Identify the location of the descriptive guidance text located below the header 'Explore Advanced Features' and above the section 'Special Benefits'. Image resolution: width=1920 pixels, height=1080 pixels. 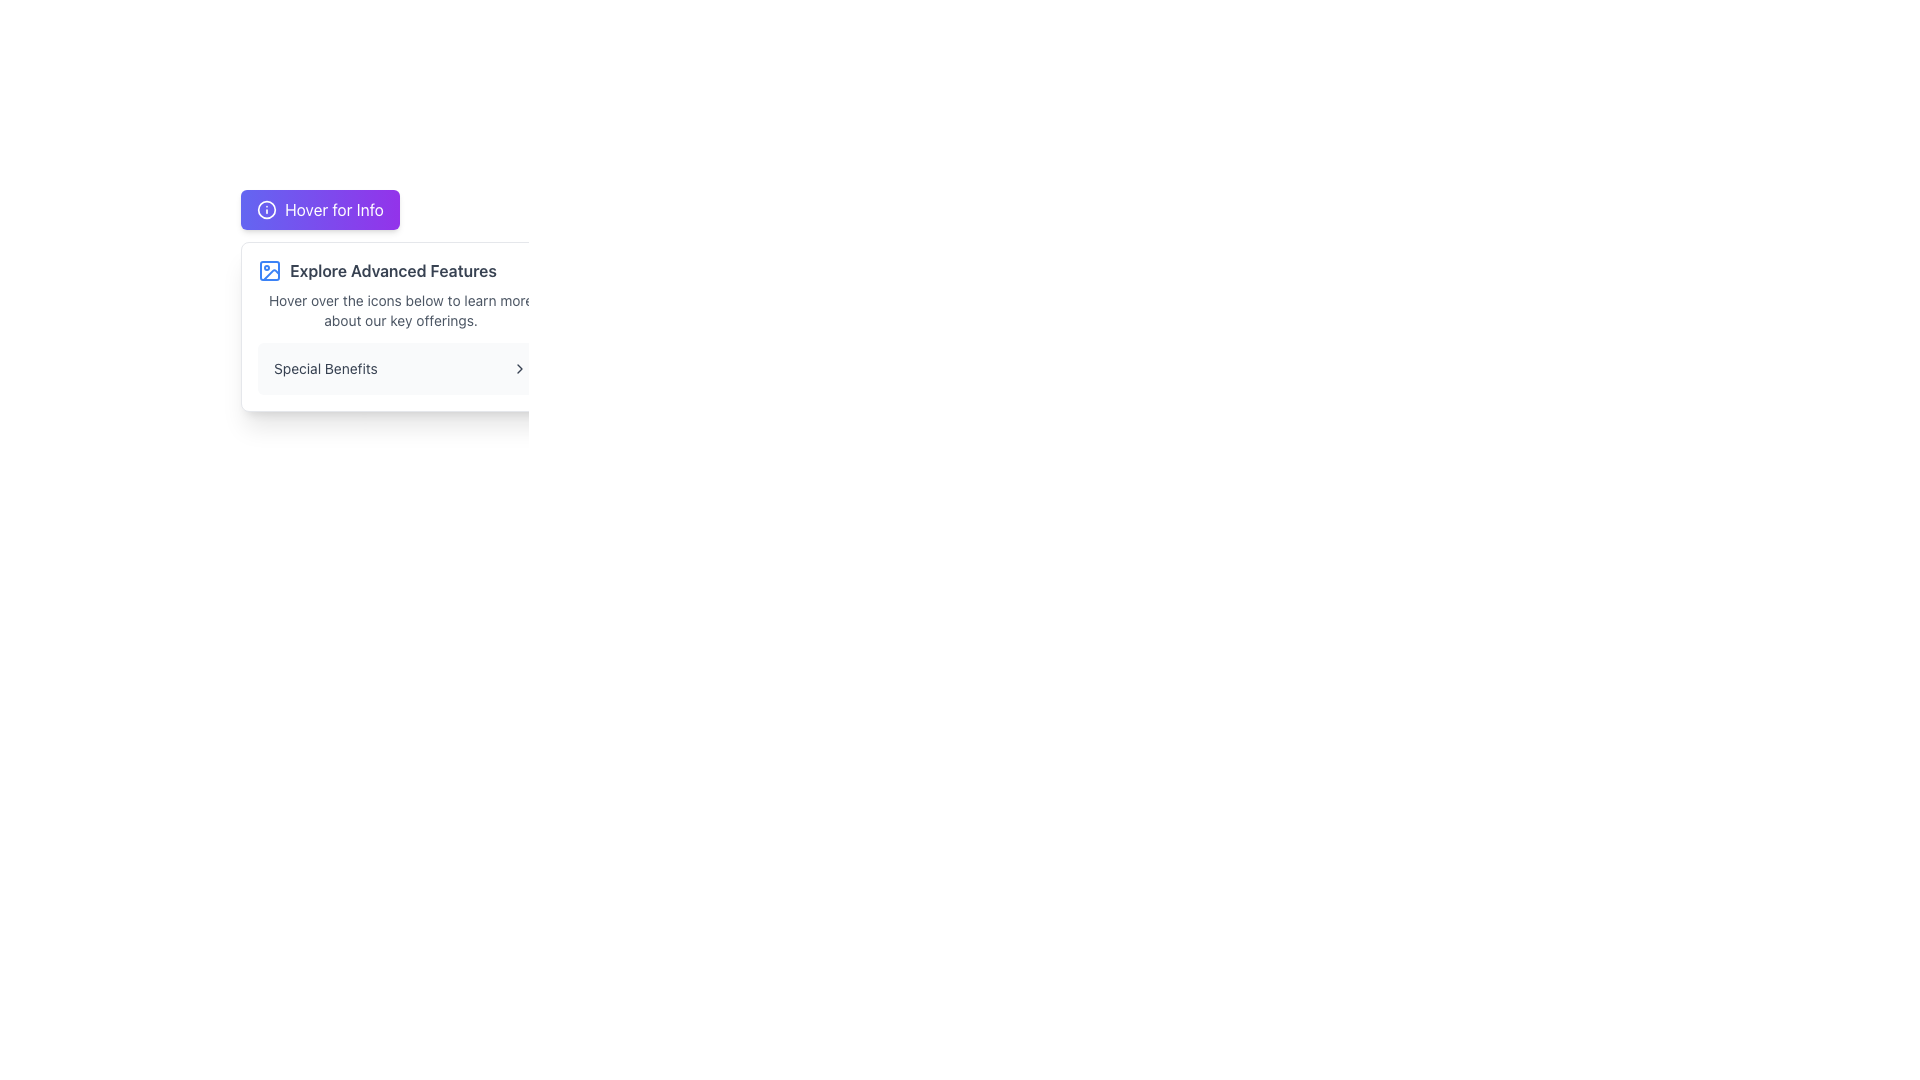
(400, 311).